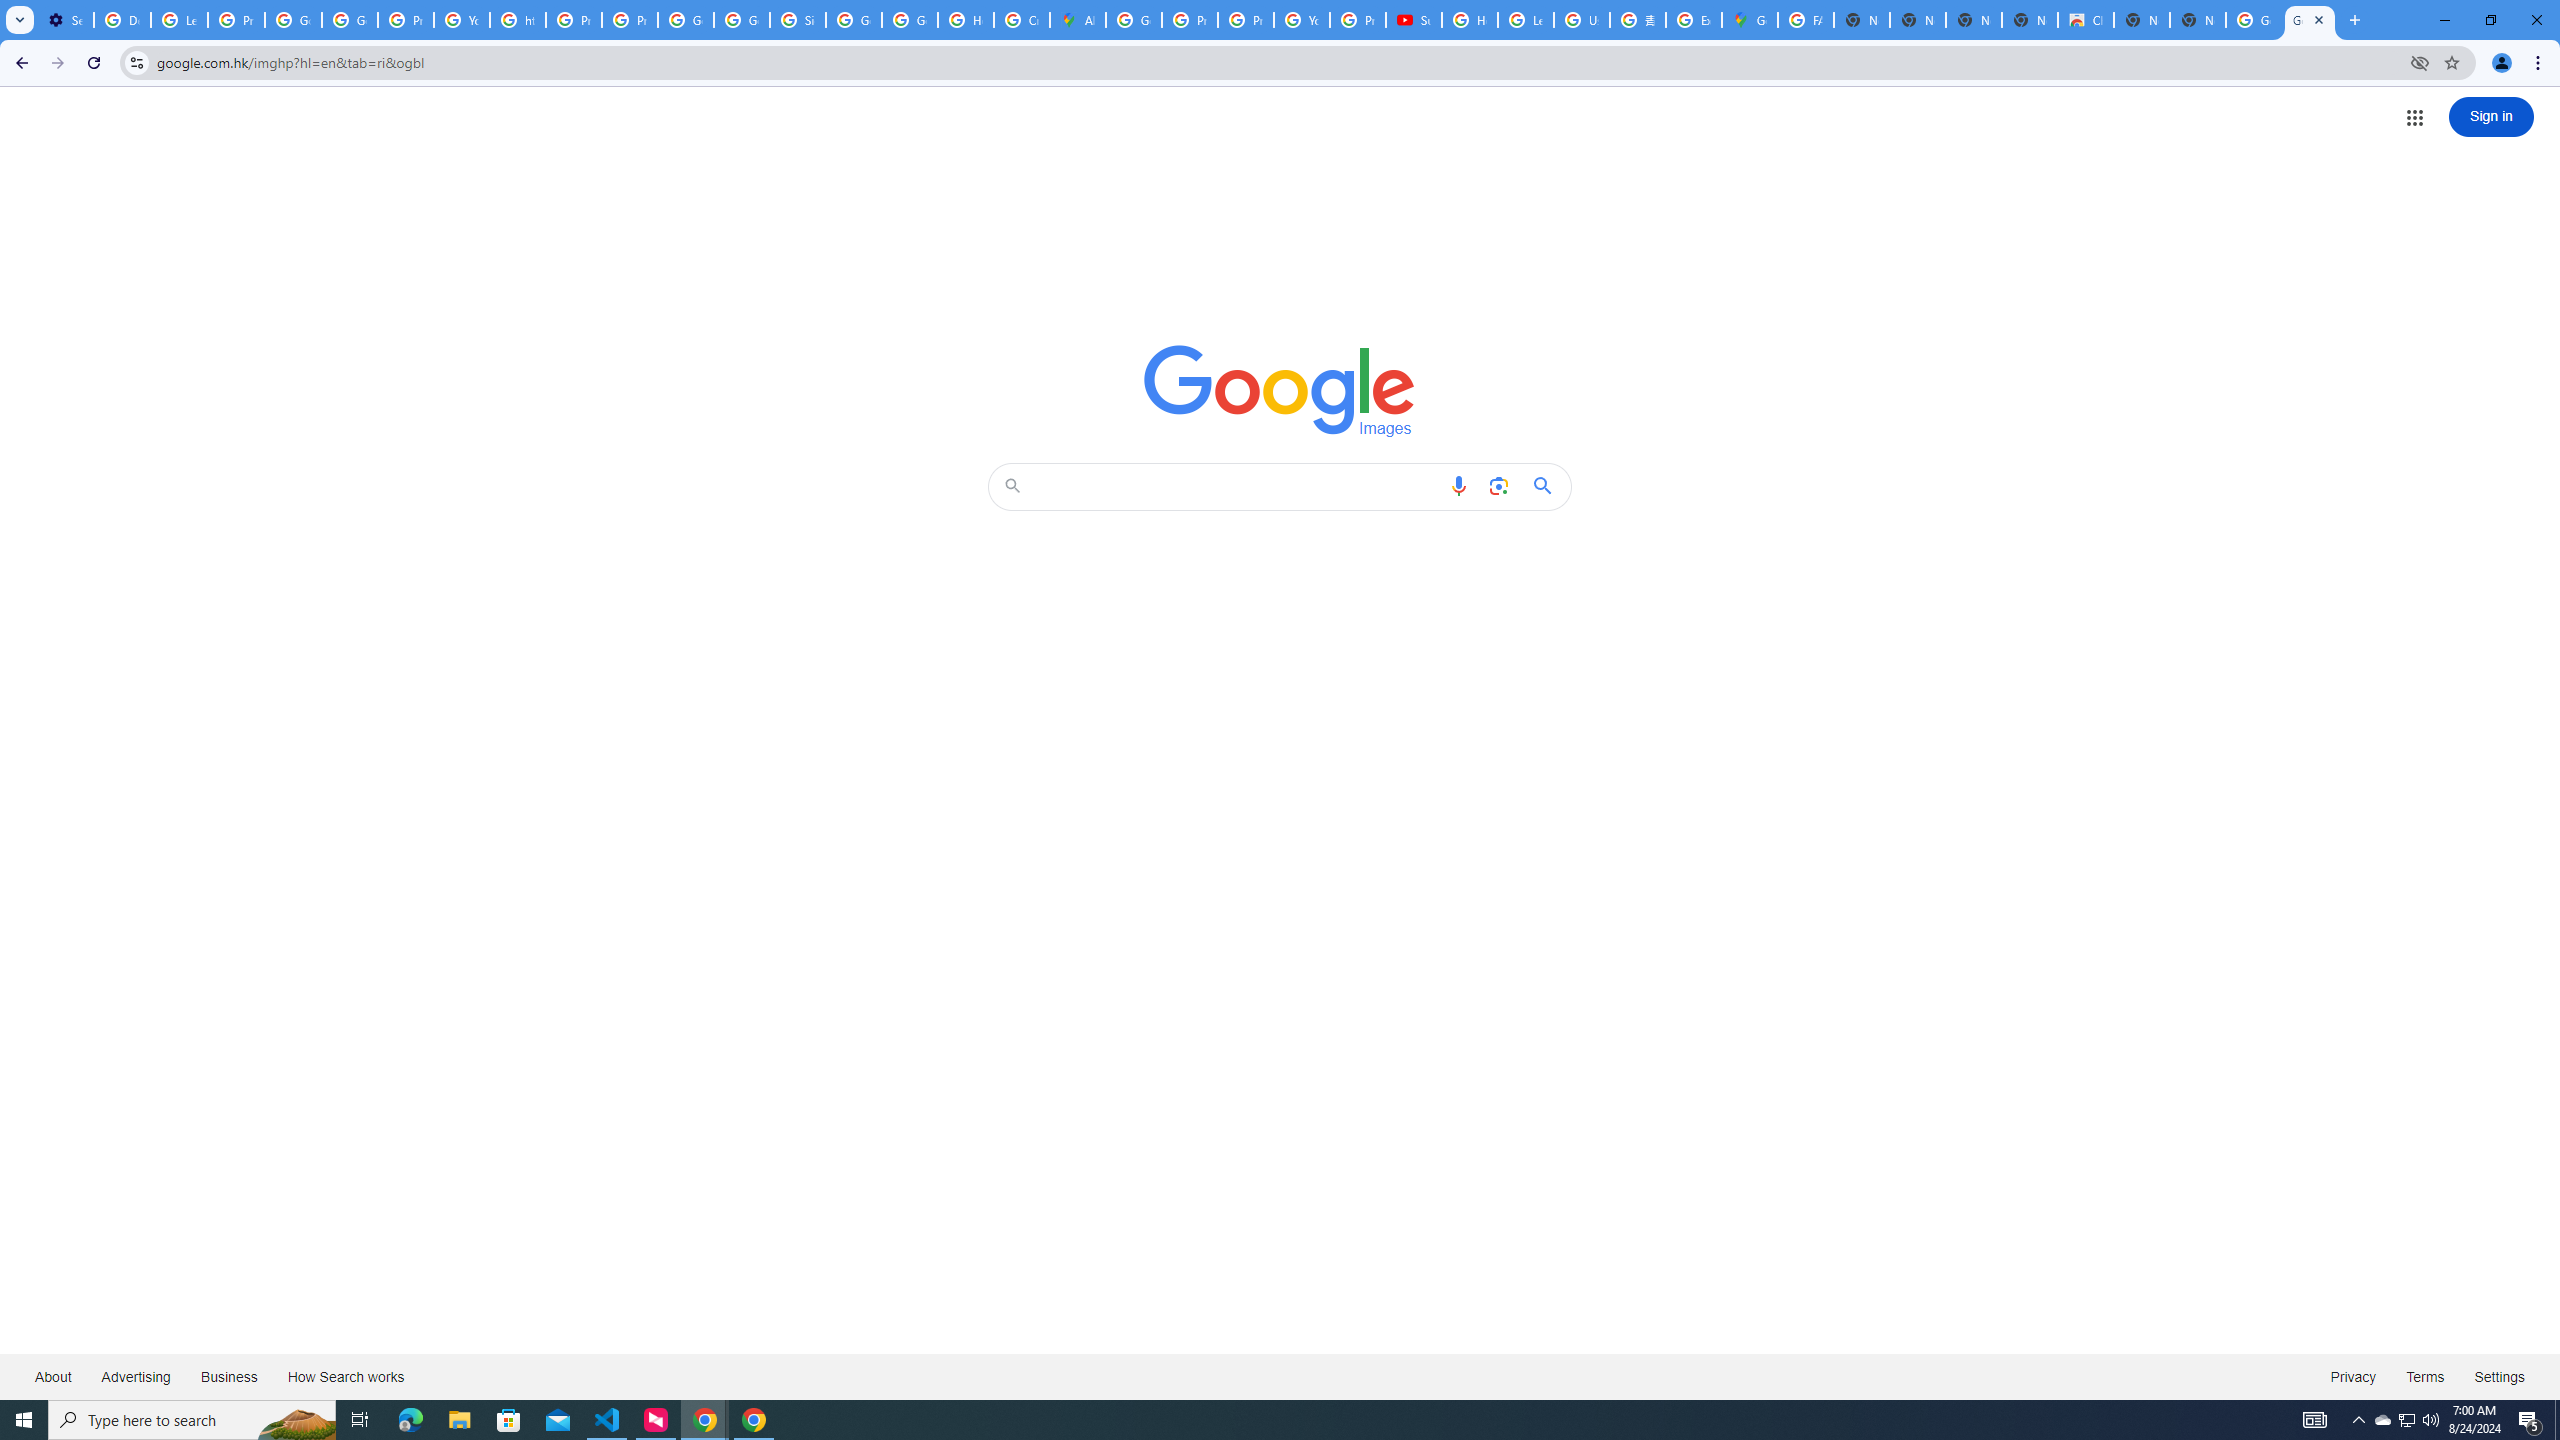 Image resolution: width=2560 pixels, height=1440 pixels. Describe the element at coordinates (293, 19) in the screenshot. I see `'Google Account Help'` at that location.